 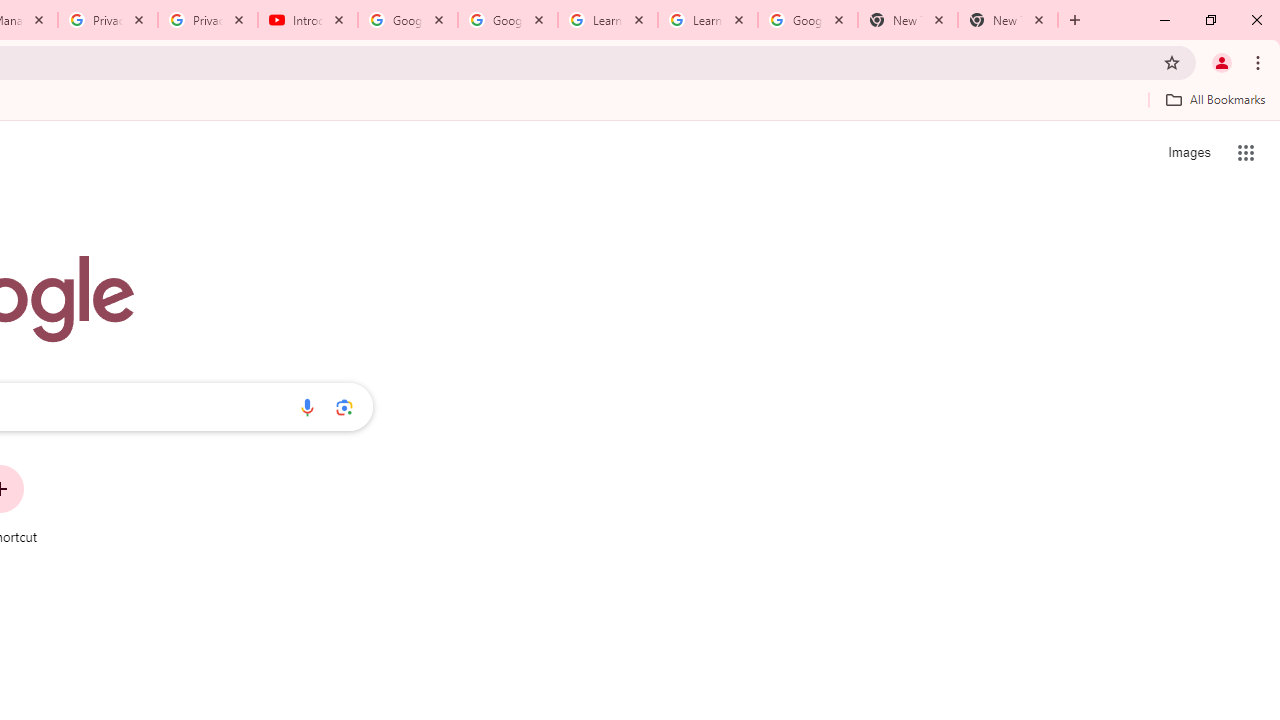 I want to click on 'Introduction | Google Privacy Policy - YouTube', so click(x=307, y=20).